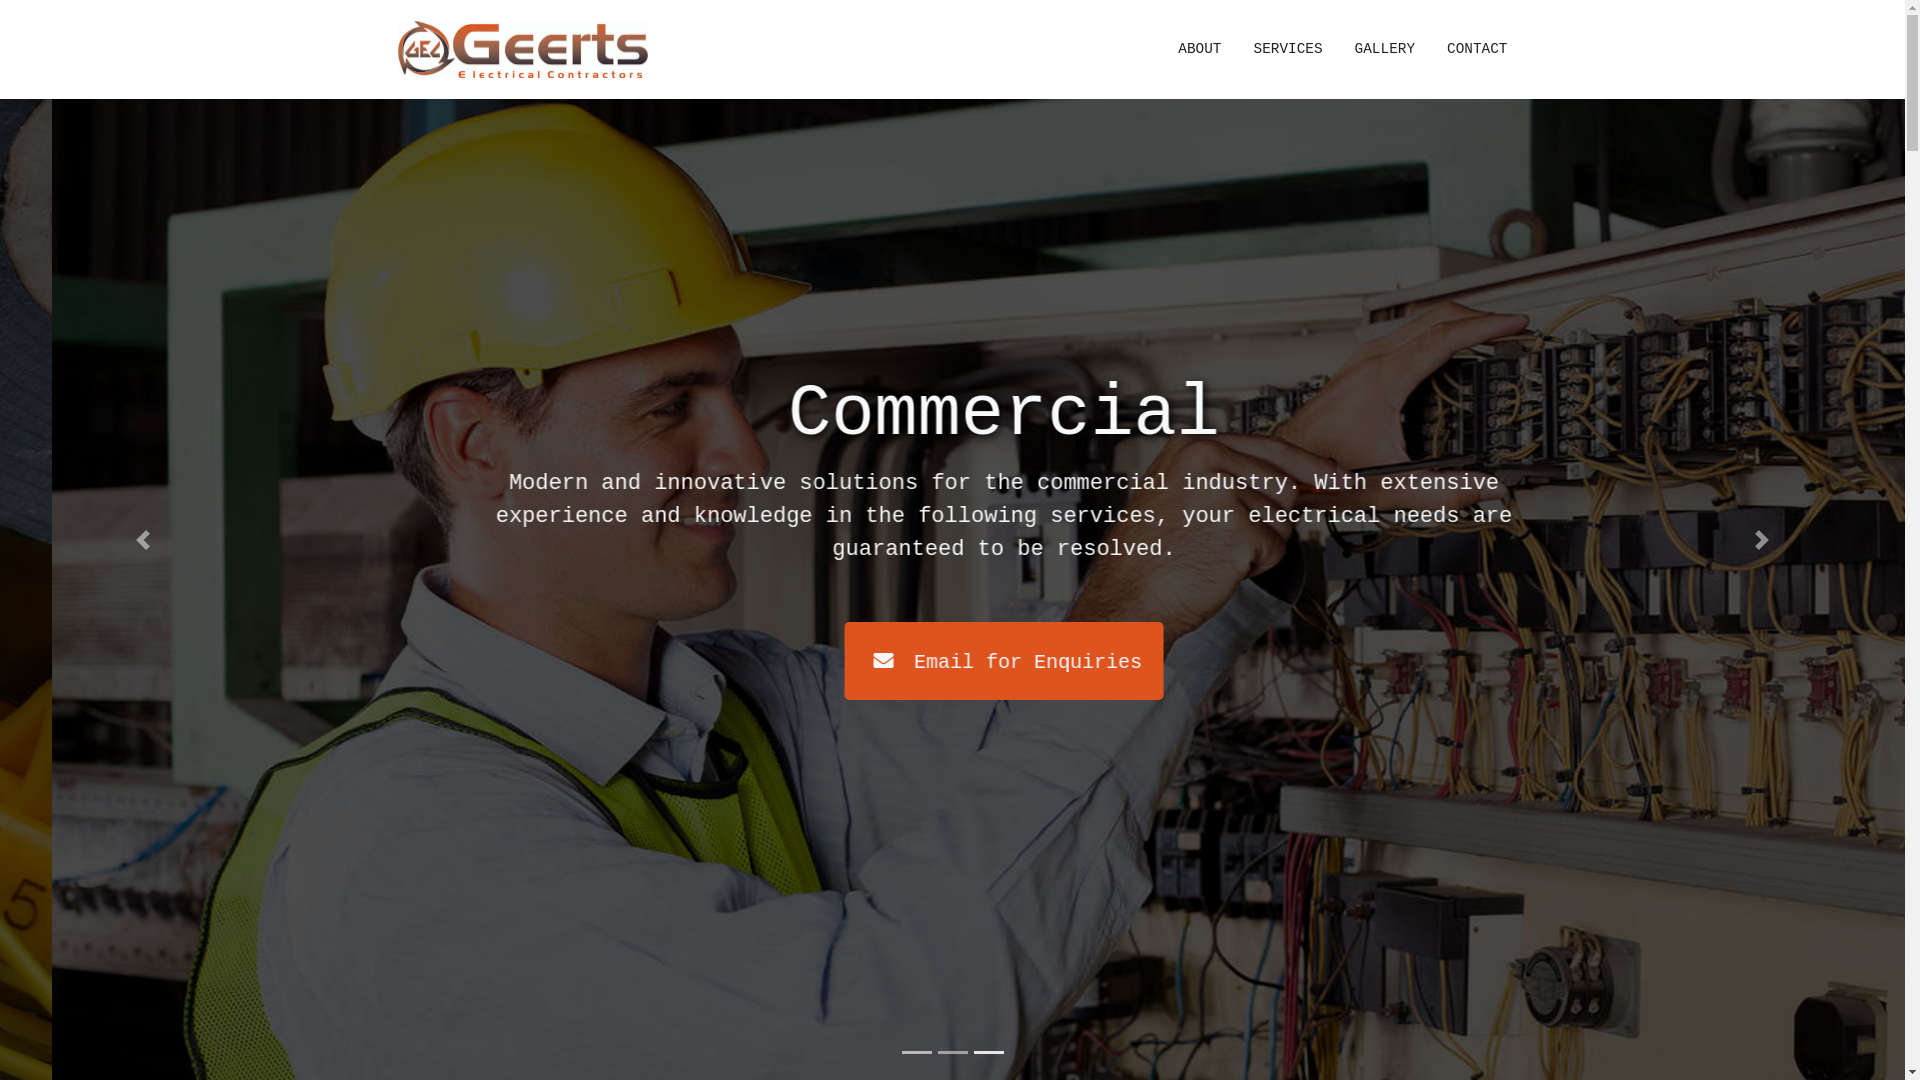 The width and height of the screenshot is (1920, 1080). What do you see at coordinates (1468, 49) in the screenshot?
I see `'CONTACT'` at bounding box center [1468, 49].